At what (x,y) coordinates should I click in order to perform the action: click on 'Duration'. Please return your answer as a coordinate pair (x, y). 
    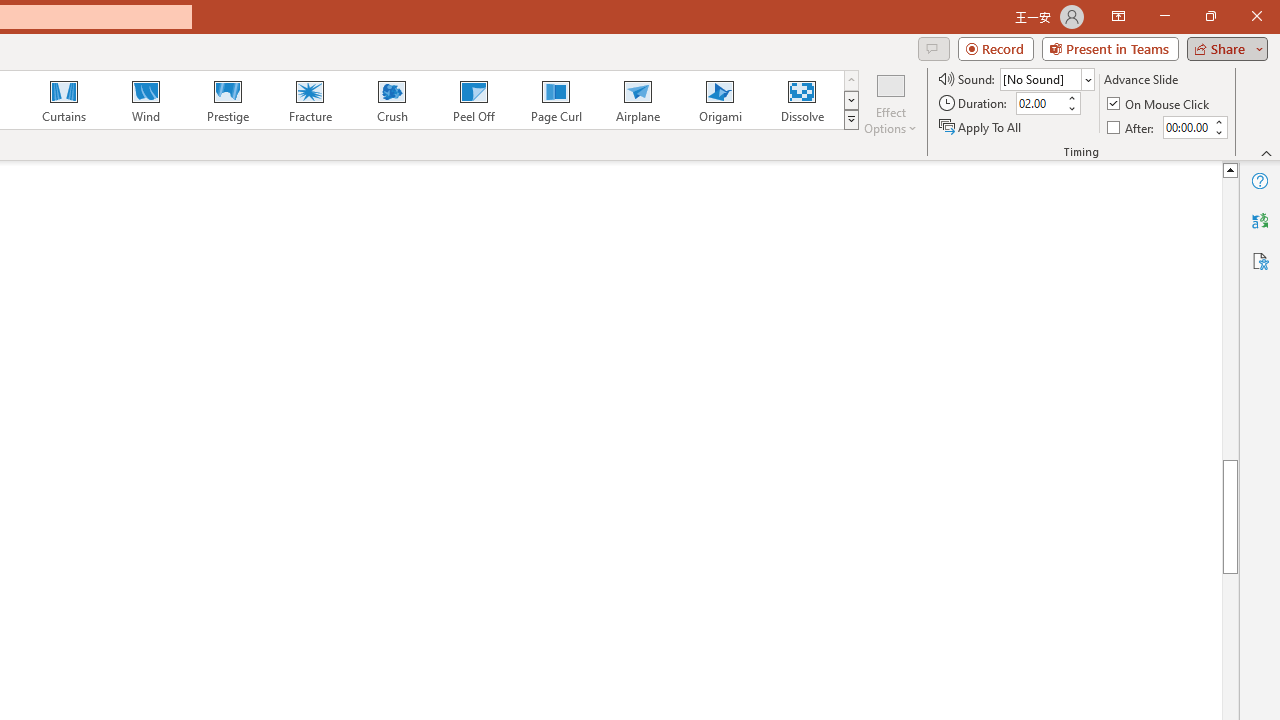
    Looking at the image, I should click on (1040, 103).